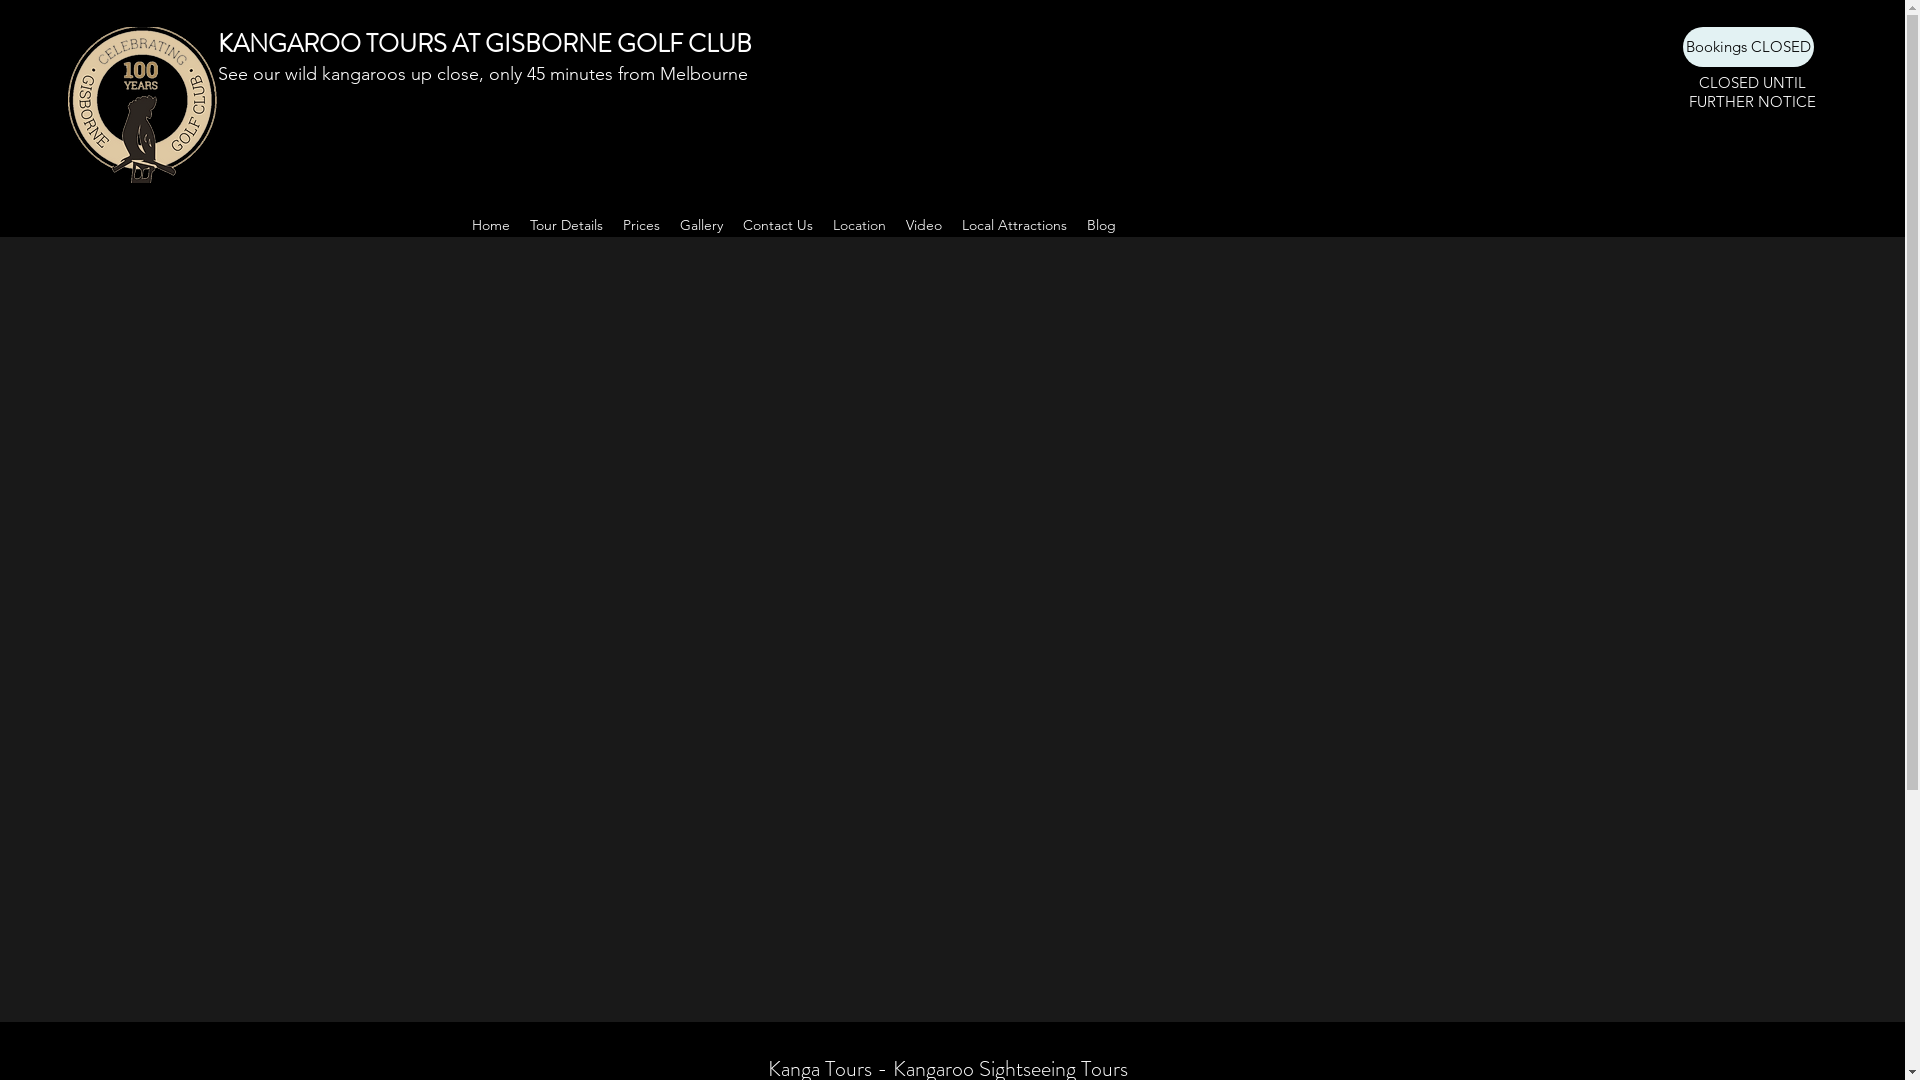 Image resolution: width=1920 pixels, height=1080 pixels. I want to click on 'Gallery', so click(701, 224).